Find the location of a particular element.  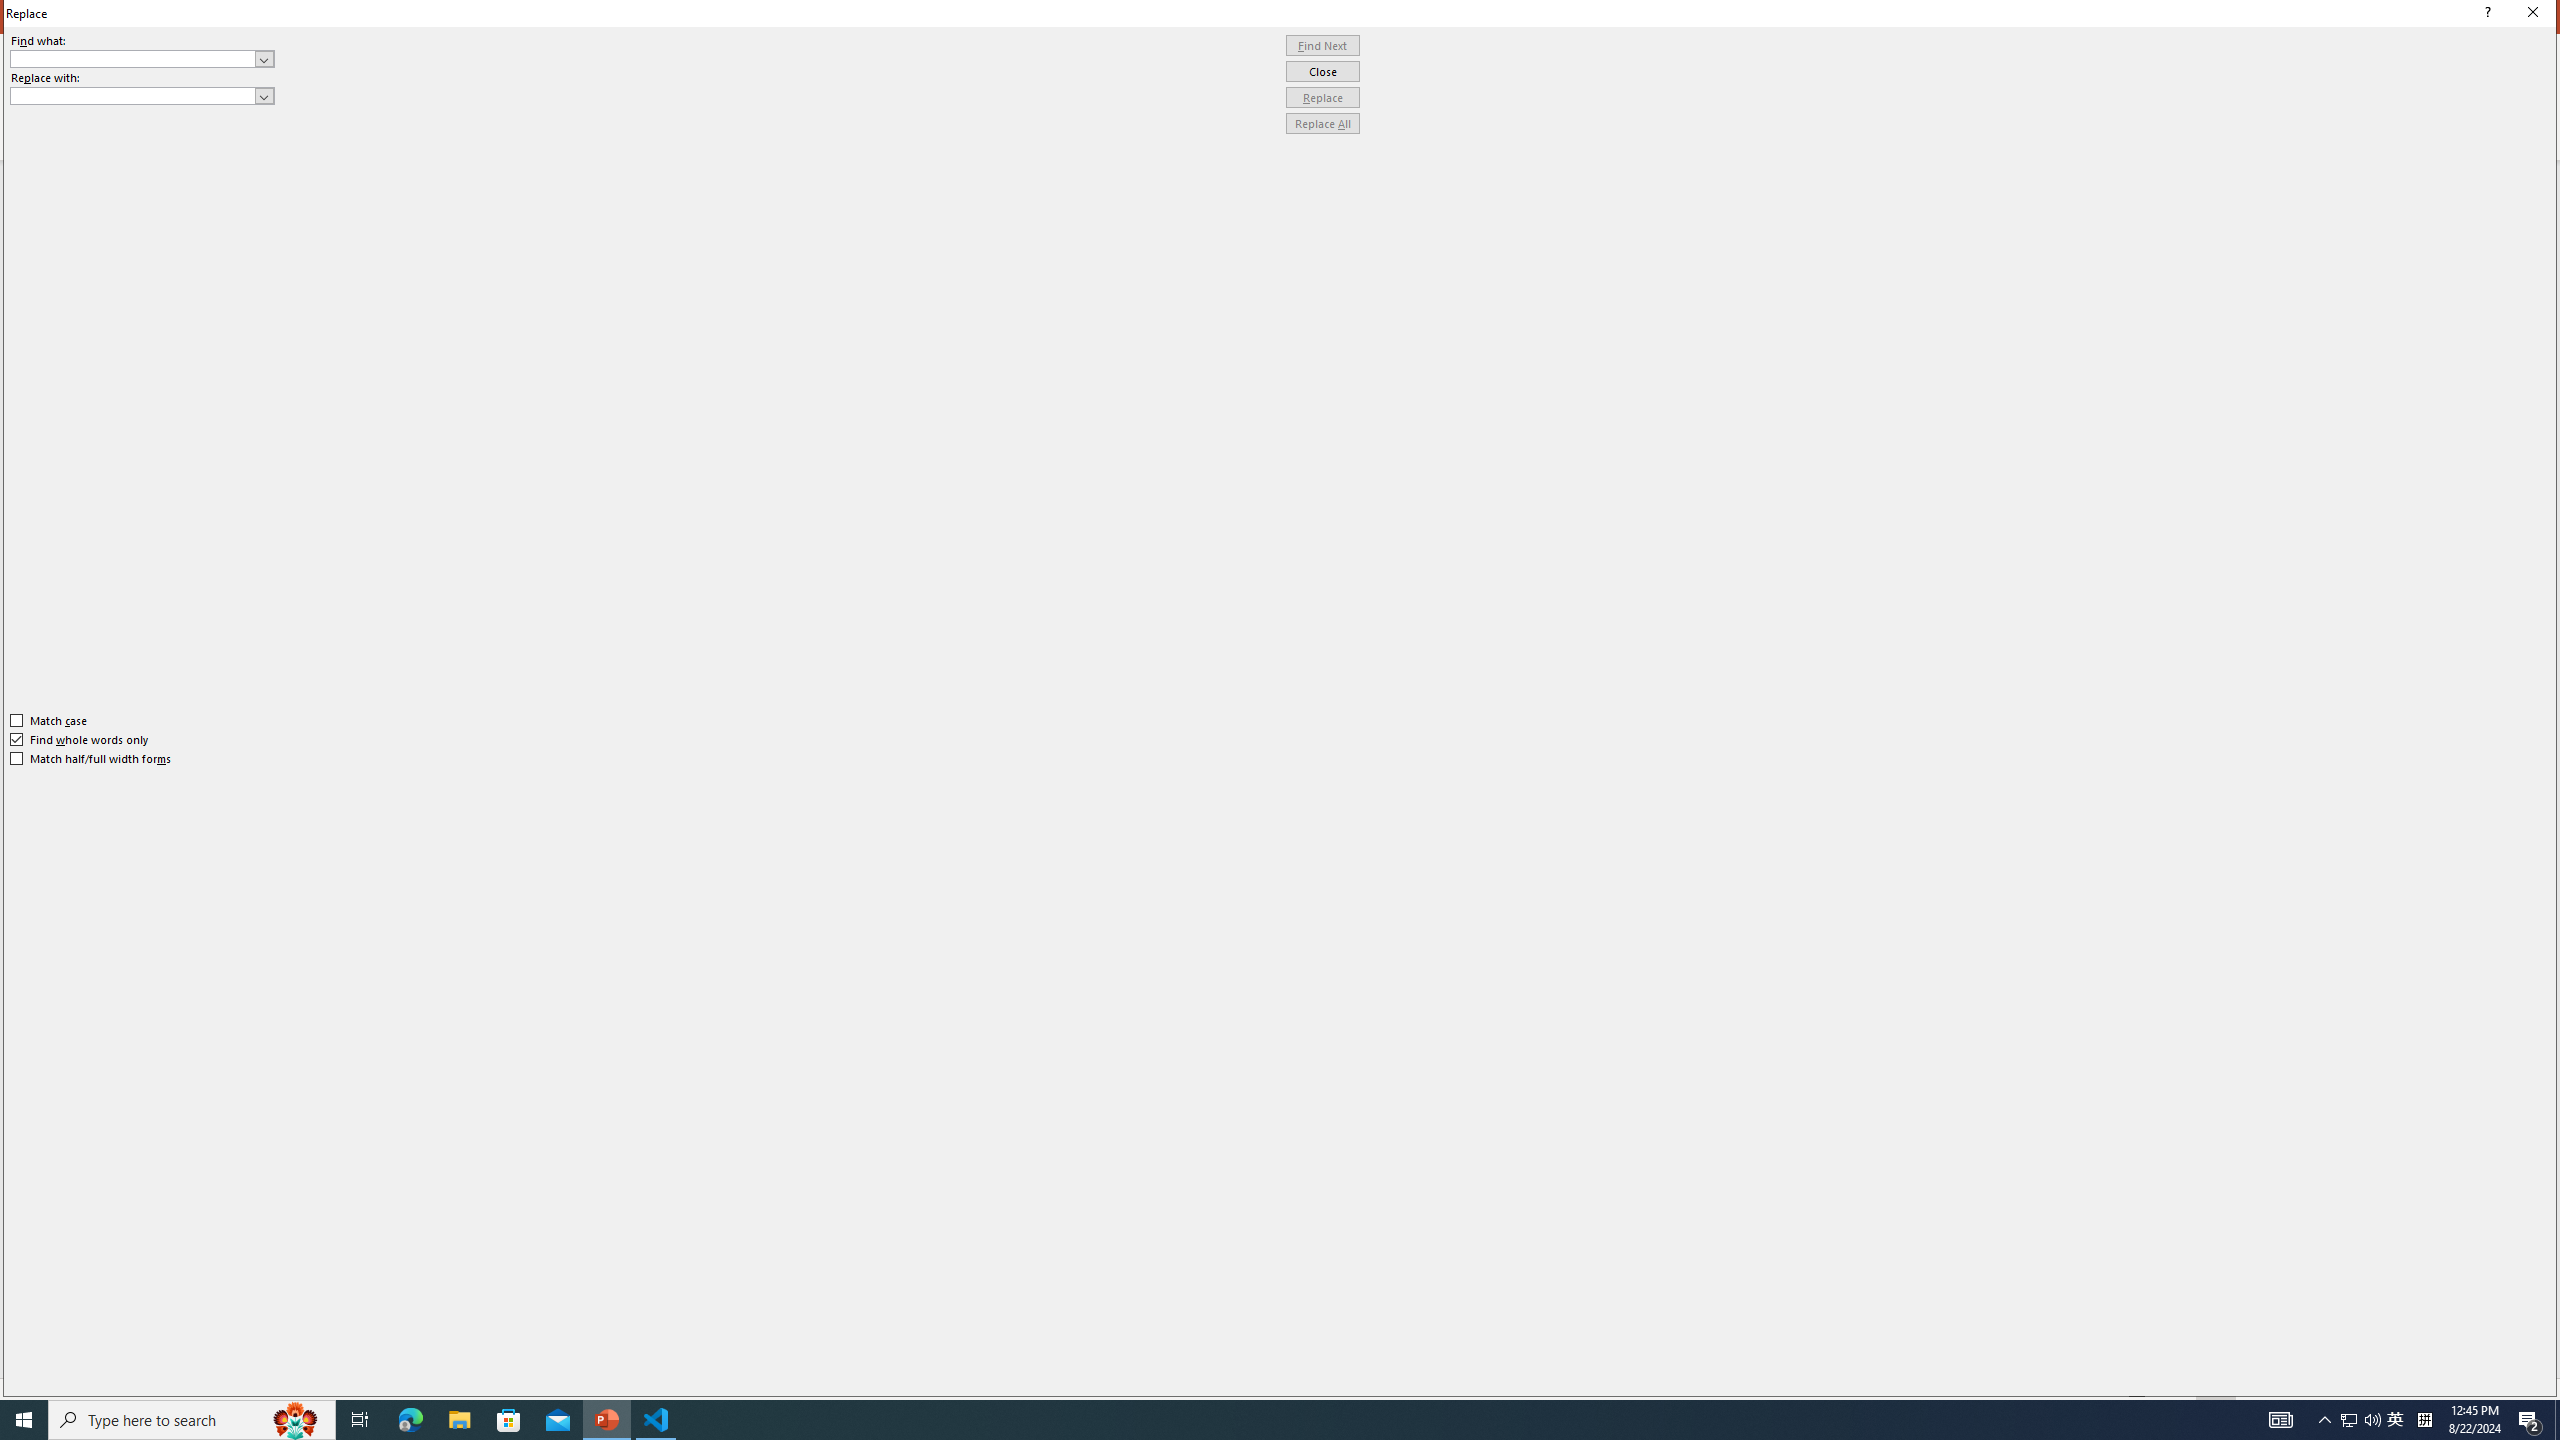

'Replace with' is located at coordinates (142, 95).